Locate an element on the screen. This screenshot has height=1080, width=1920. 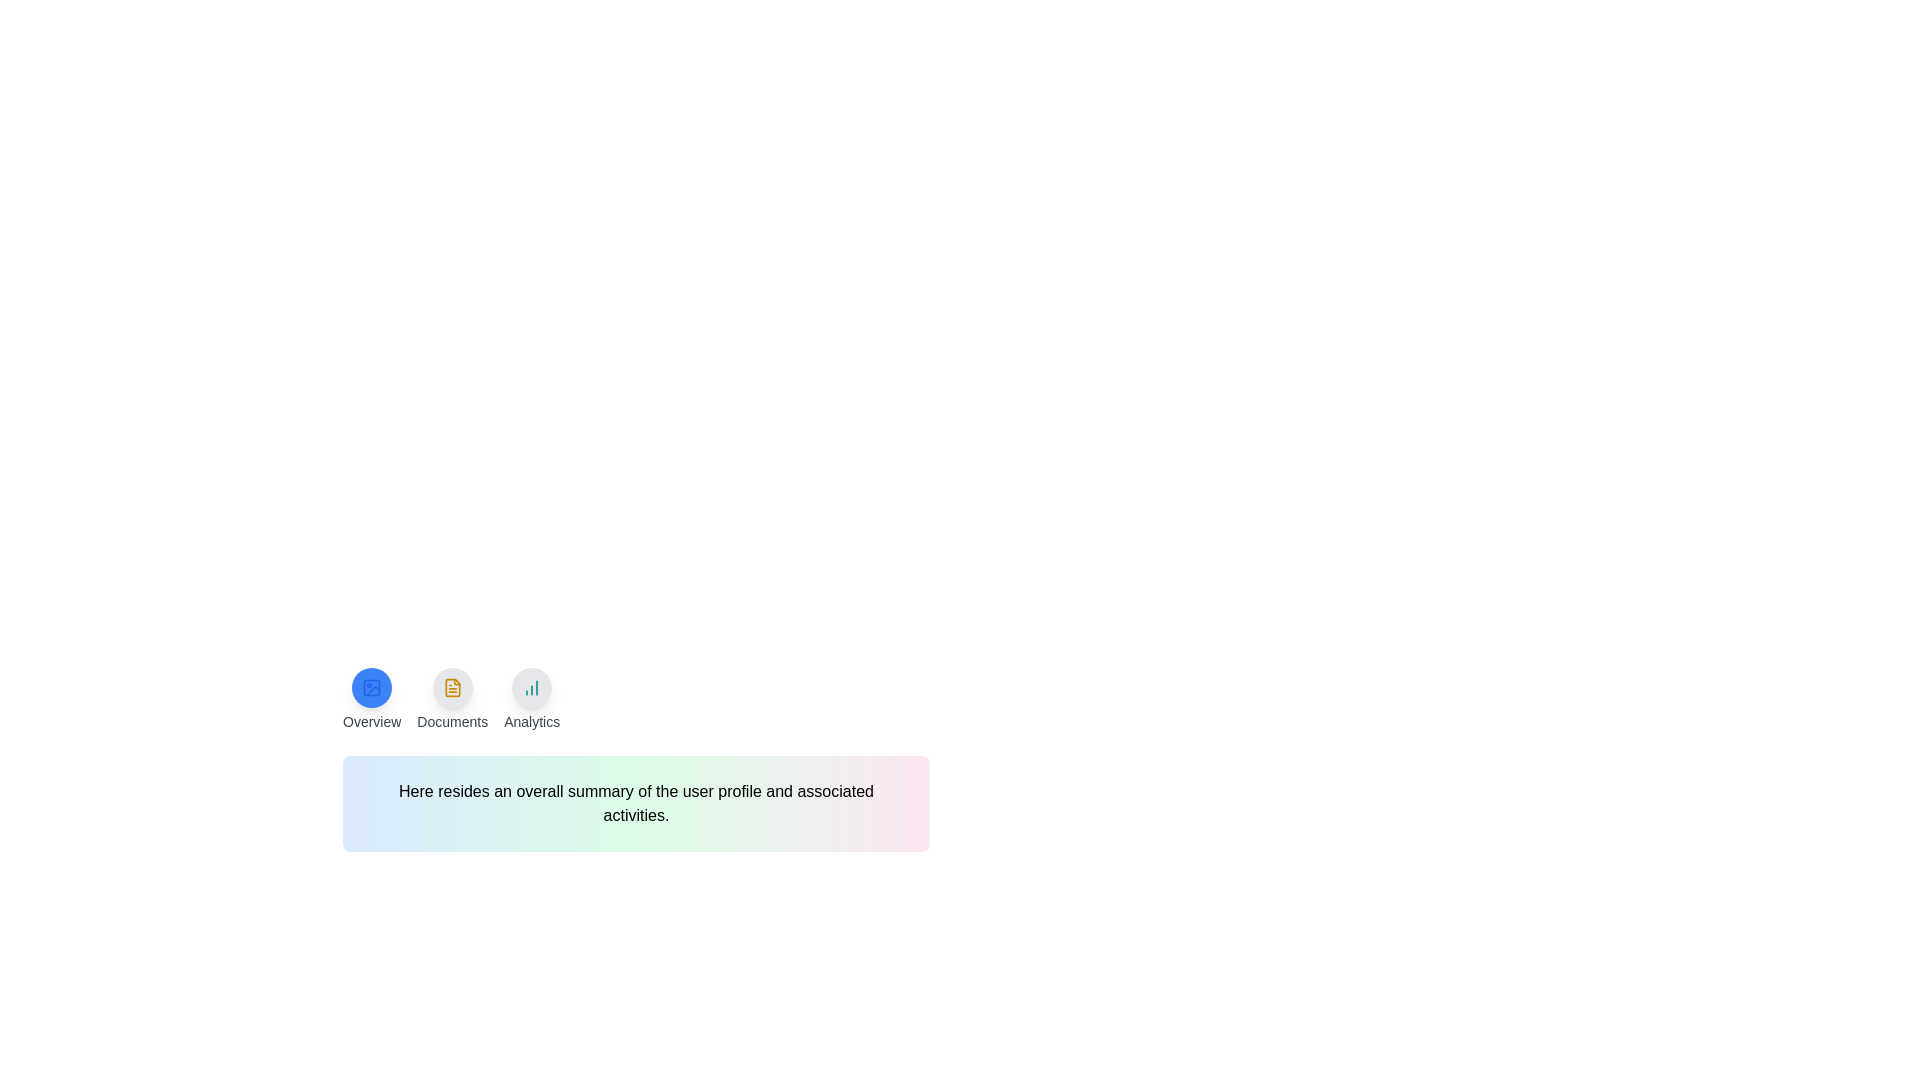
the 'Overview' navigation button with an icon is located at coordinates (372, 698).